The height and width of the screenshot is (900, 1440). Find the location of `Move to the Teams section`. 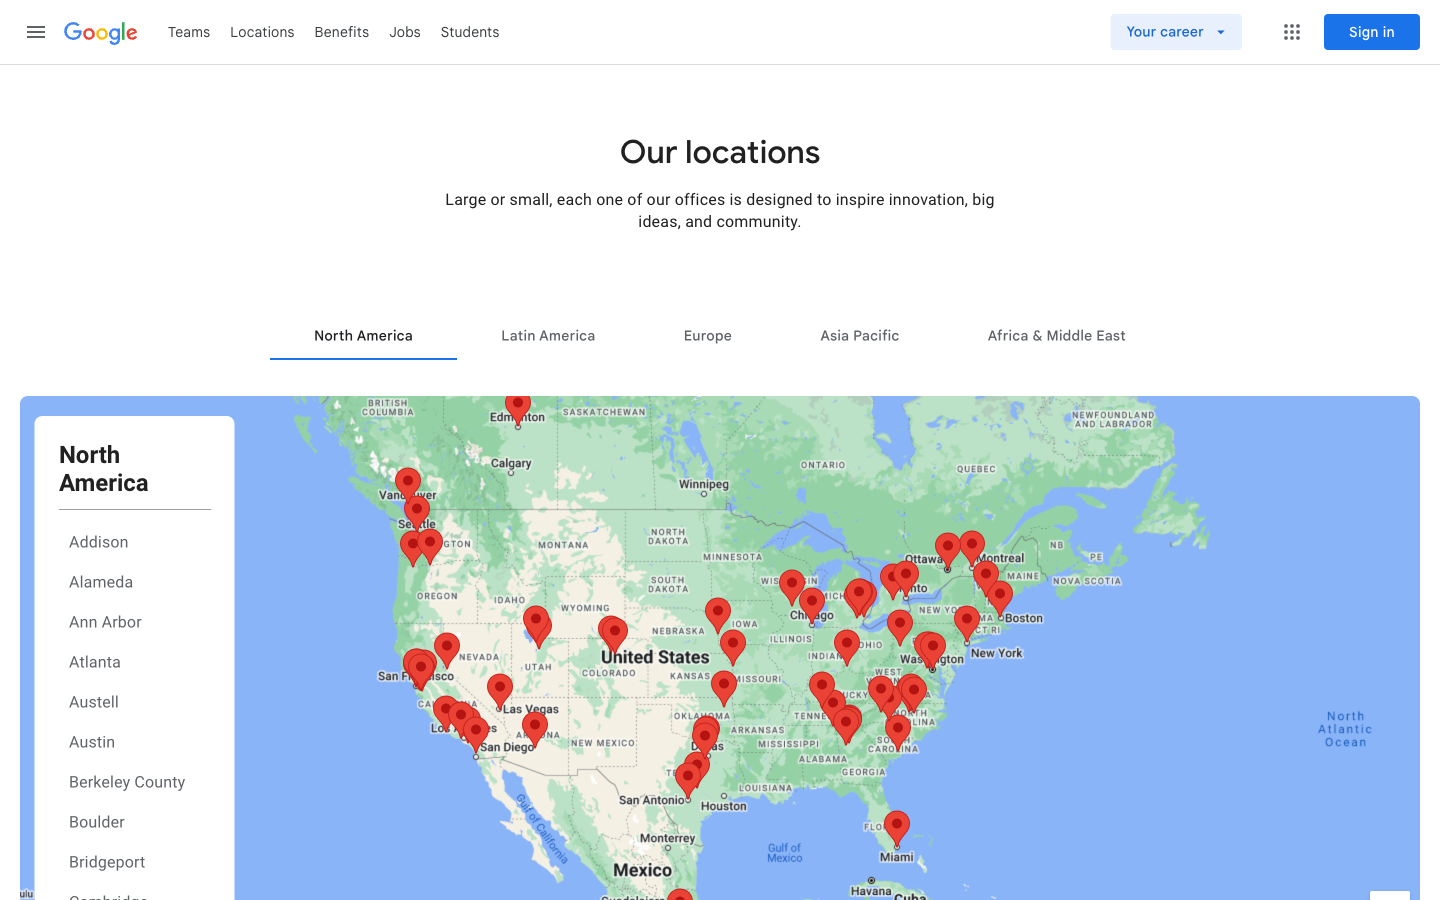

Move to the Teams section is located at coordinates (189, 30).